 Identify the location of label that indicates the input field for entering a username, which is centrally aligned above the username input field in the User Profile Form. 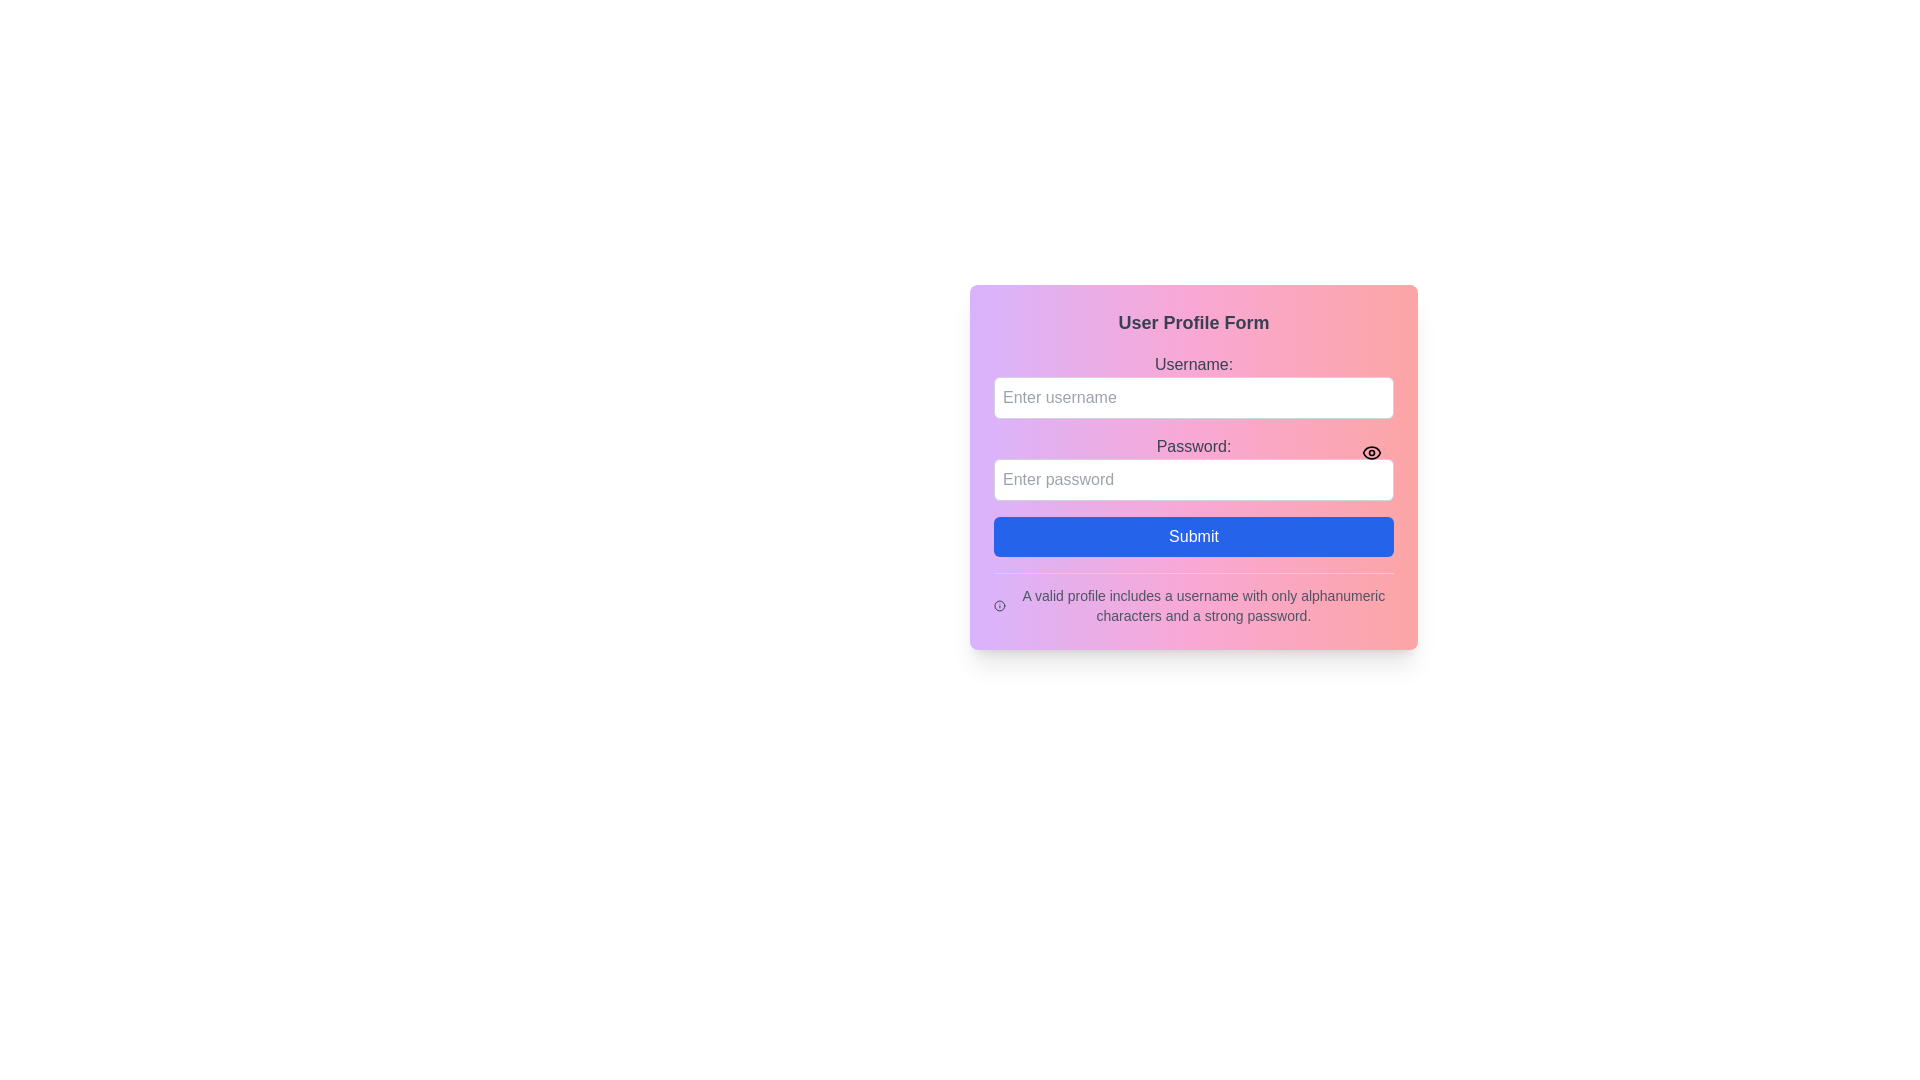
(1194, 385).